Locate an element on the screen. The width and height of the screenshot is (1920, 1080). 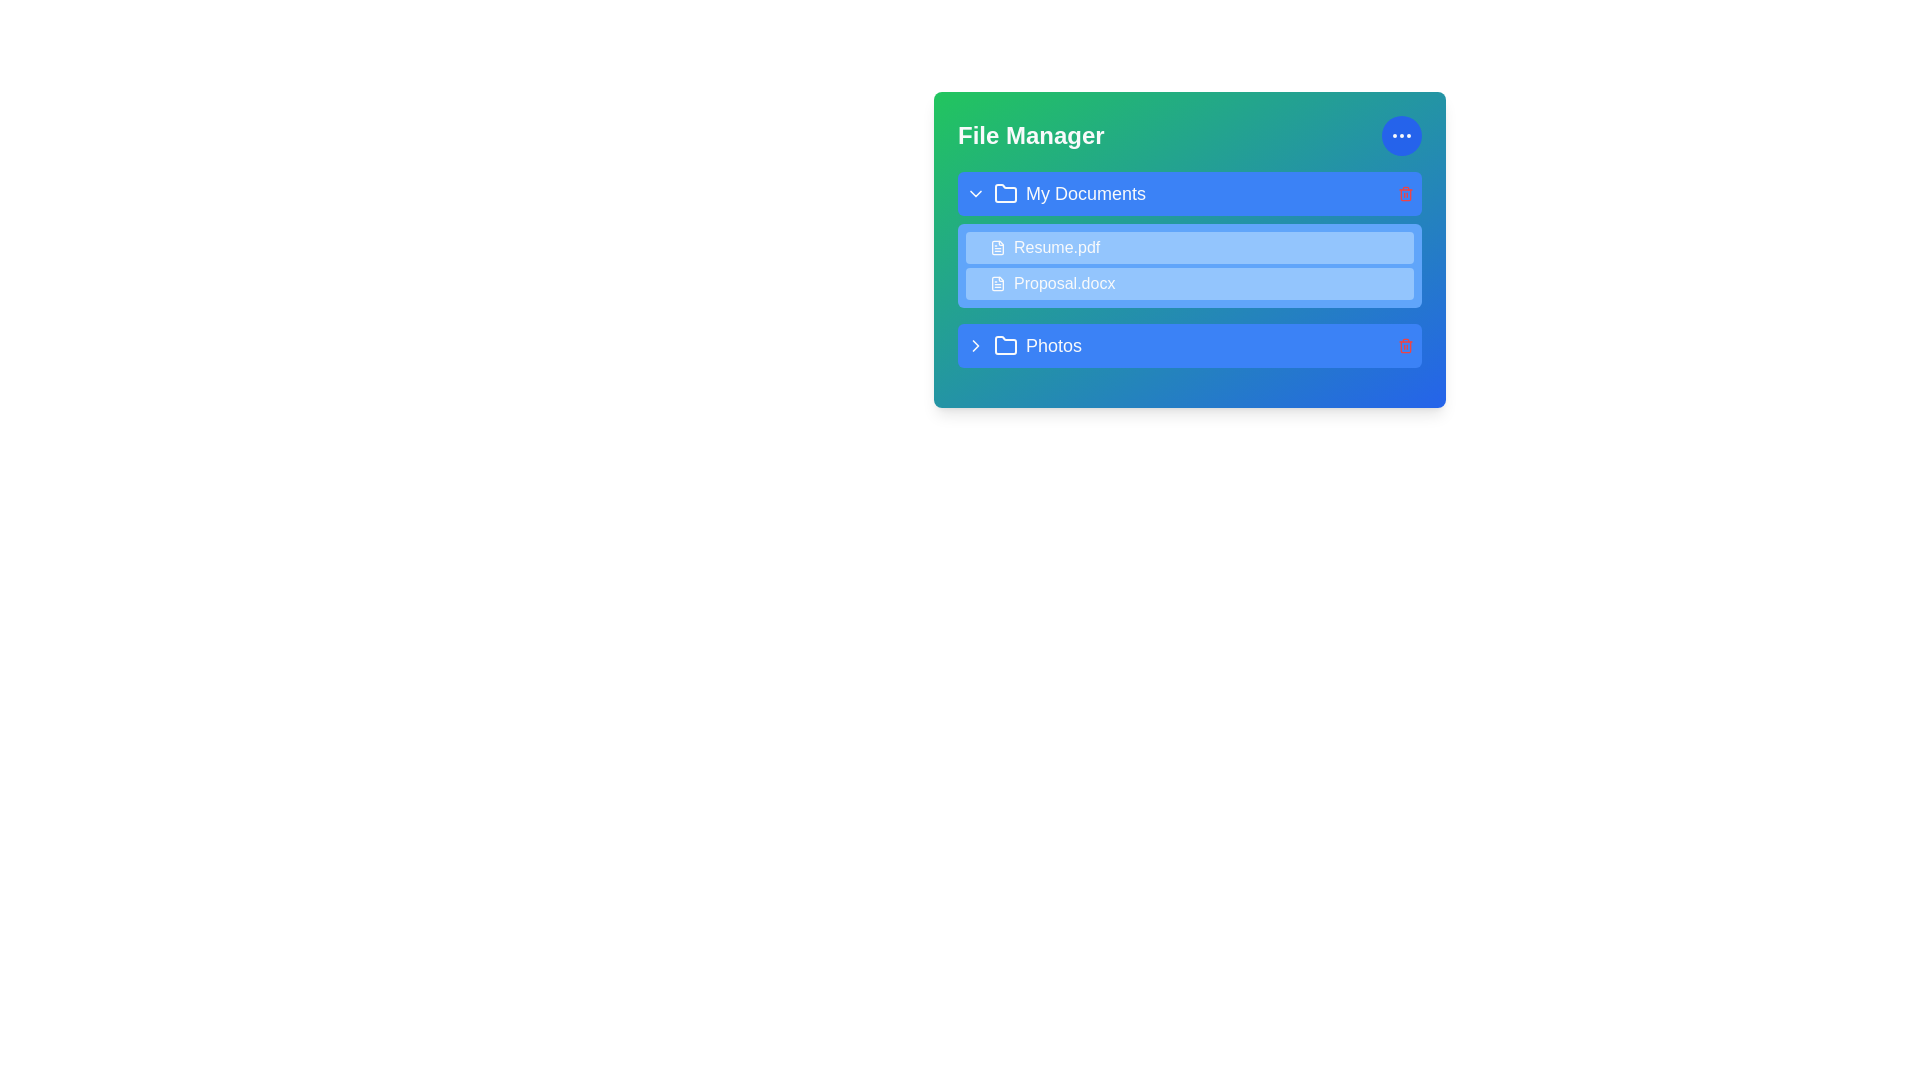
the folder icon located to the left of the 'My Documents' text label in the 'File Manager' interface is located at coordinates (1006, 192).